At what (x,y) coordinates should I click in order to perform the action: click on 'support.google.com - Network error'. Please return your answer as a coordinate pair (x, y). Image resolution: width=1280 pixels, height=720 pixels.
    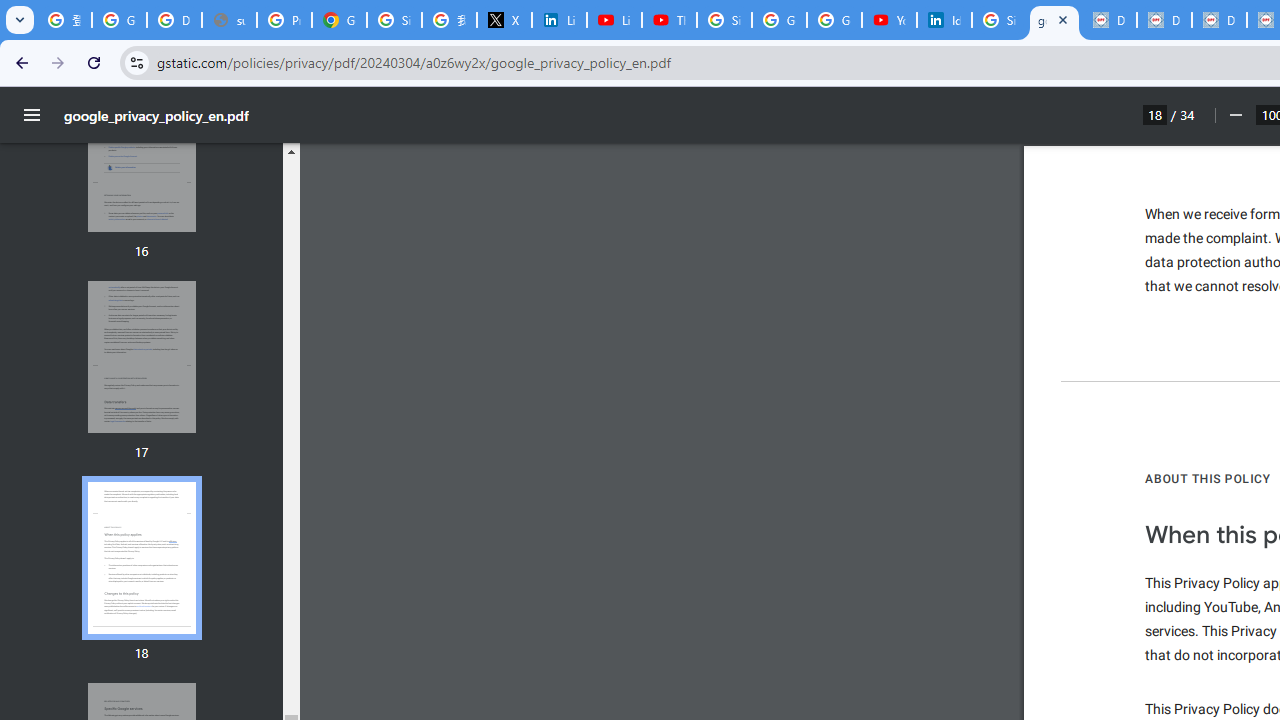
    Looking at the image, I should click on (229, 20).